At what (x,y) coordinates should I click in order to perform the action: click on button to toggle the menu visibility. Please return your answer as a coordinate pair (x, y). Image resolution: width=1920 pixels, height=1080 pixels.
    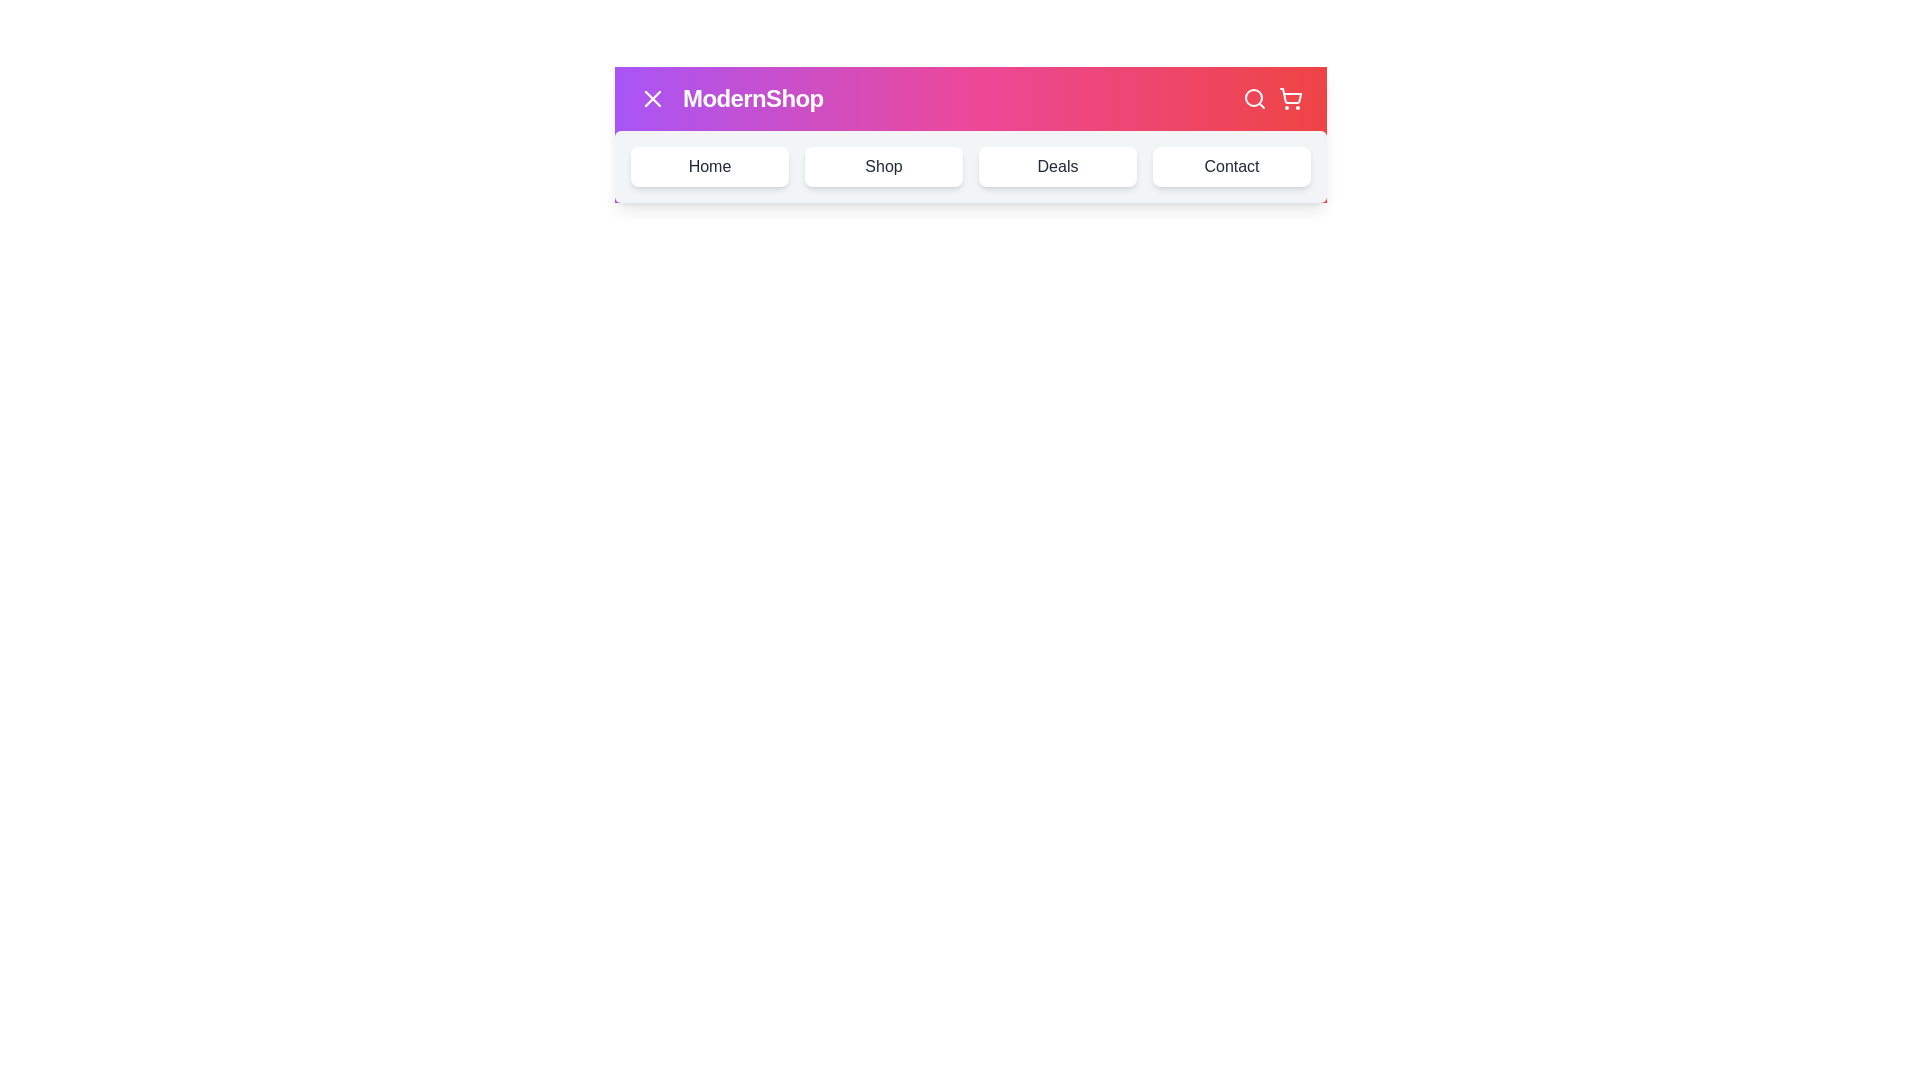
    Looking at the image, I should click on (652, 99).